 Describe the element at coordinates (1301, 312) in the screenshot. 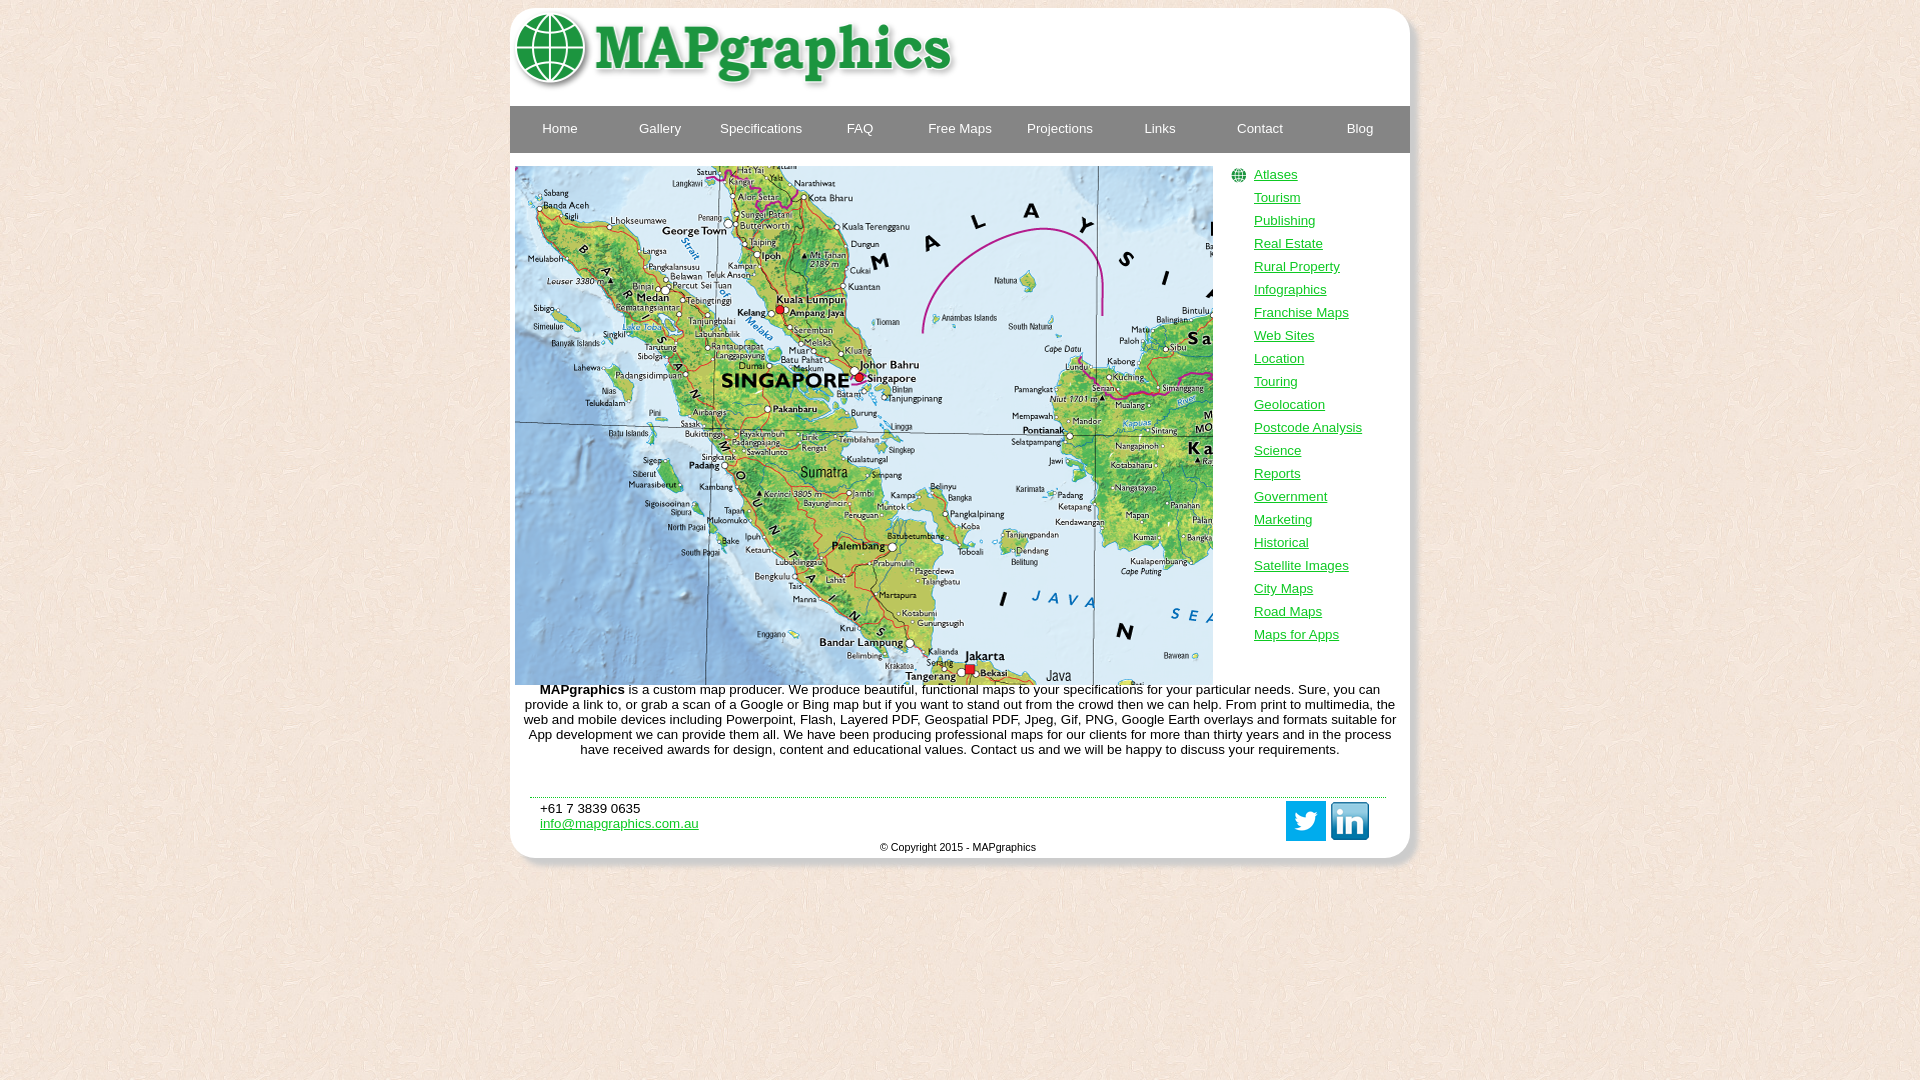

I see `'Franchise Maps'` at that location.